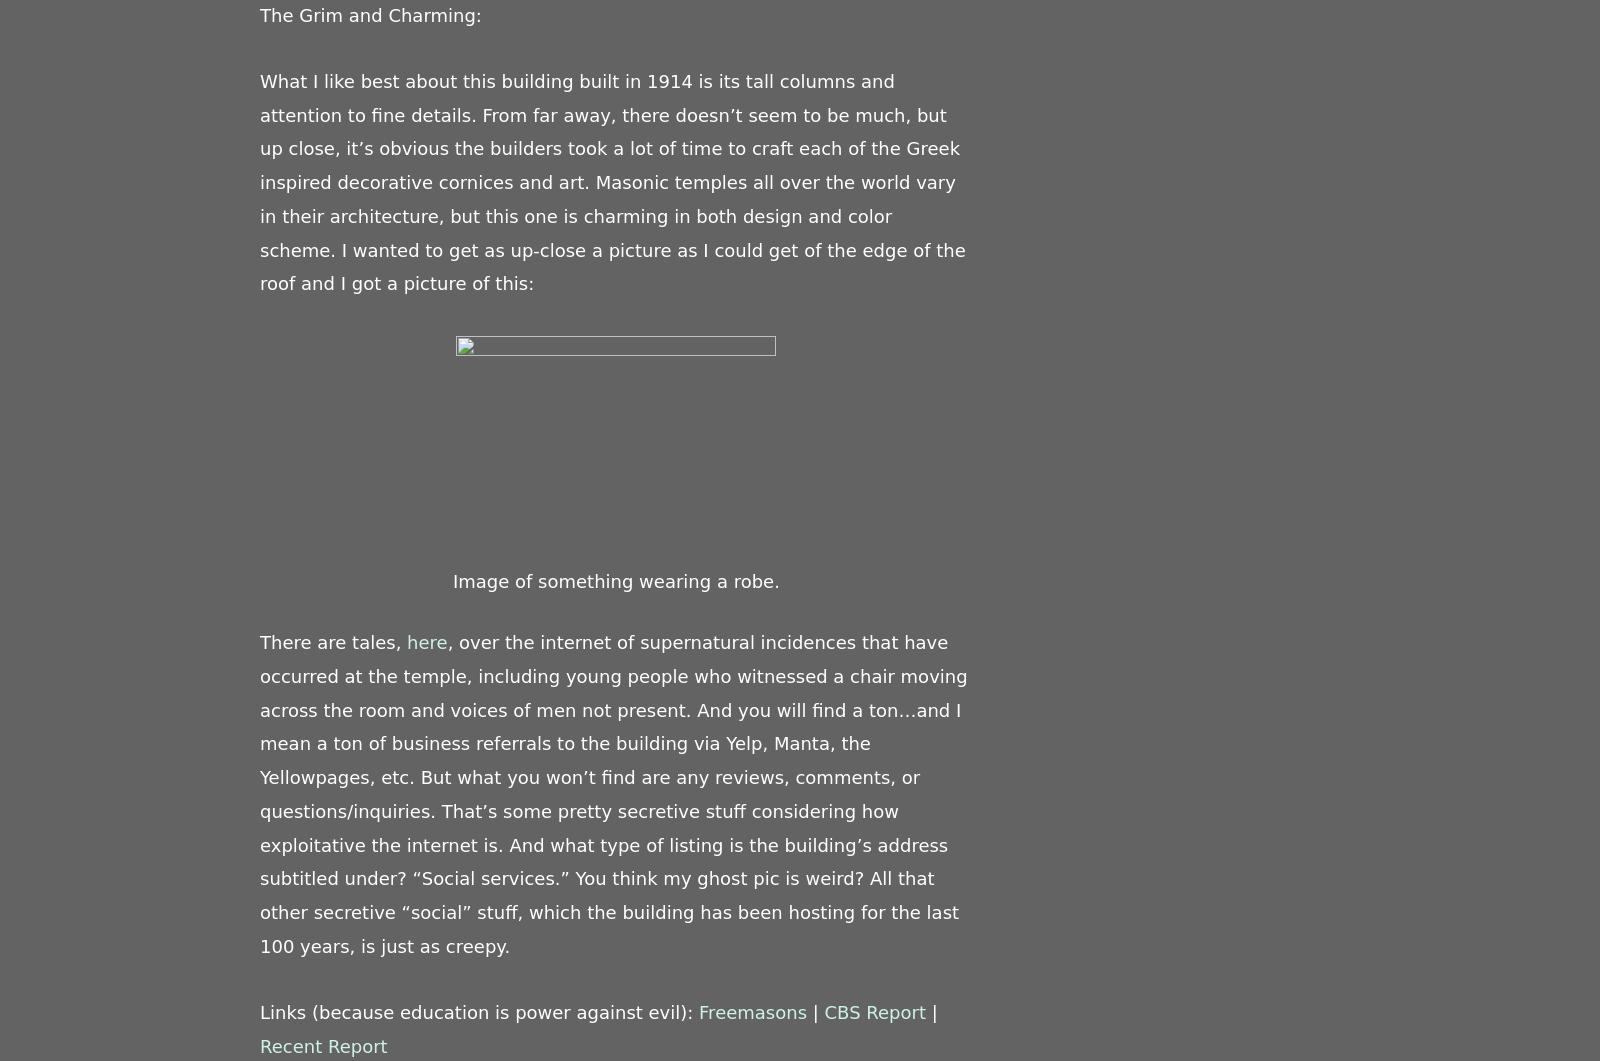 This screenshot has width=1600, height=1061. Describe the element at coordinates (873, 1011) in the screenshot. I see `'CBS Report'` at that location.